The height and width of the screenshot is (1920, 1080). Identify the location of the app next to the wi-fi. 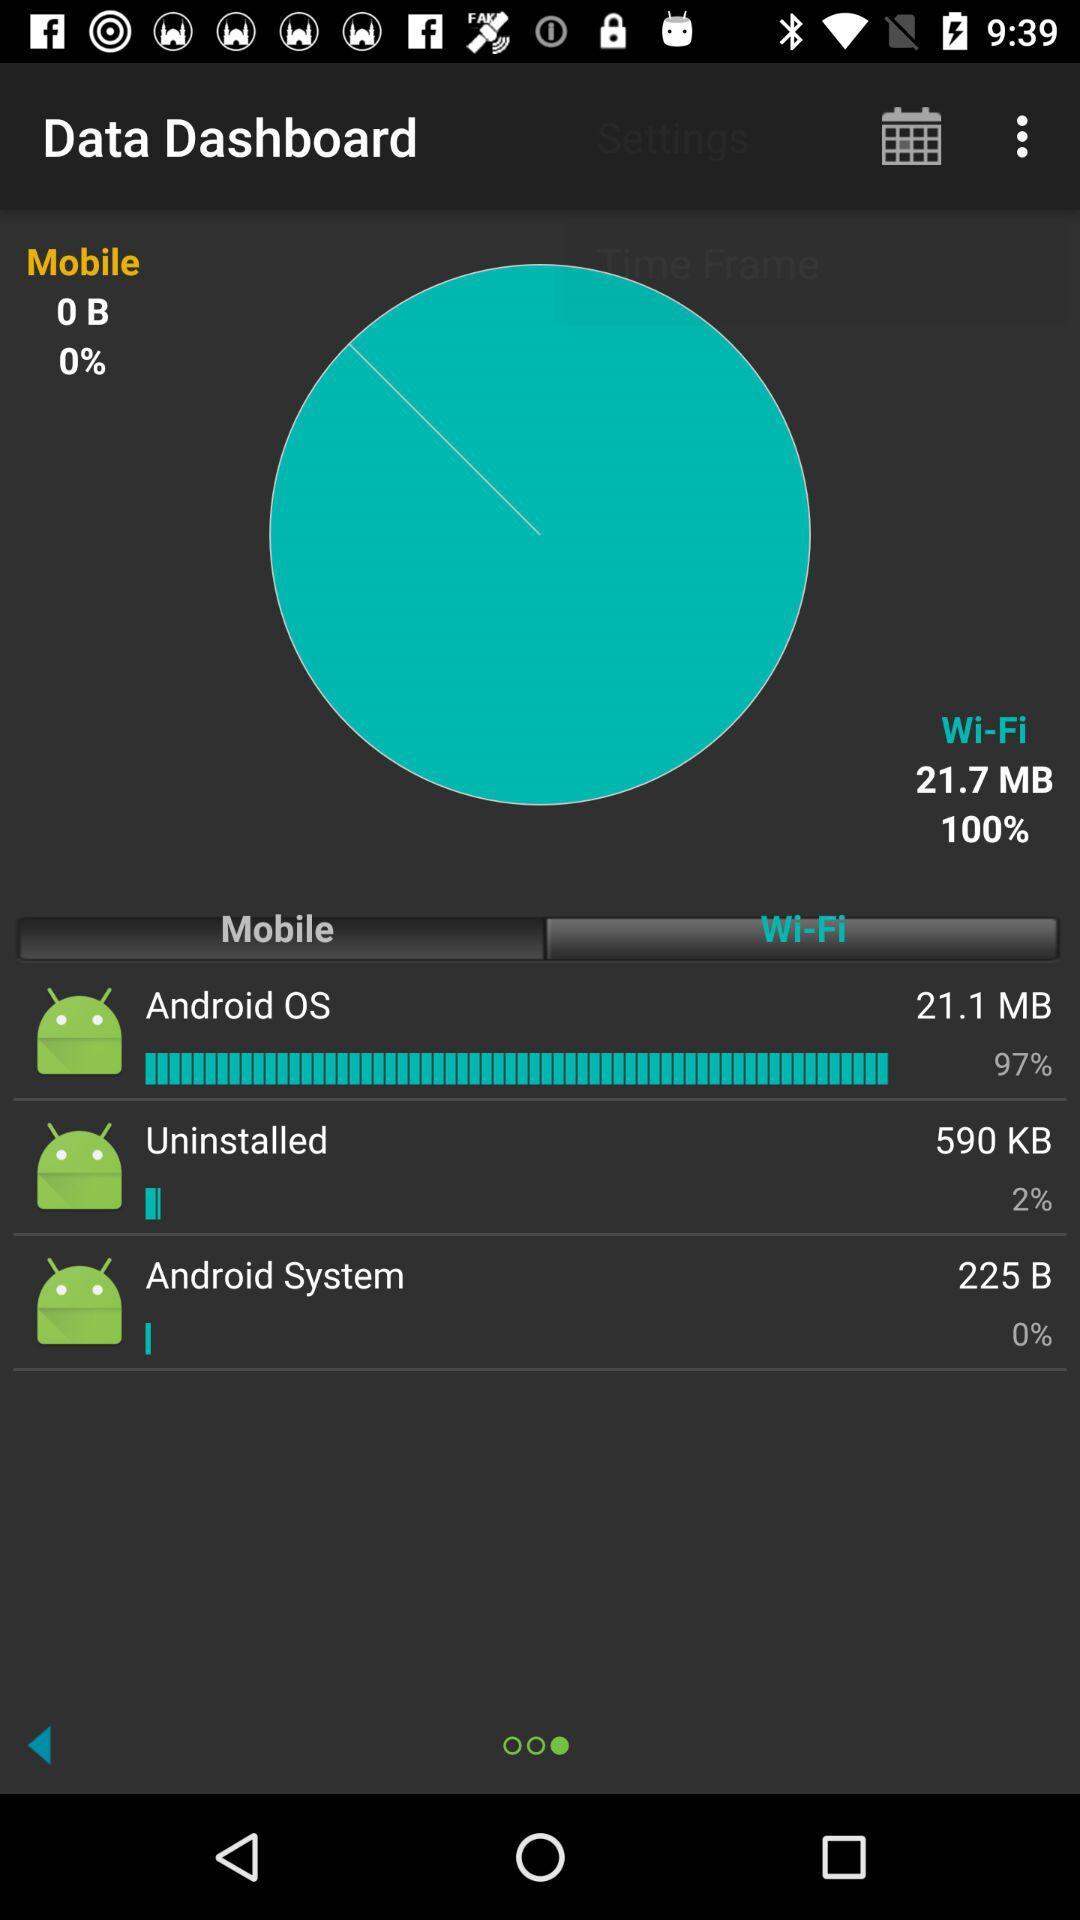
(237, 1004).